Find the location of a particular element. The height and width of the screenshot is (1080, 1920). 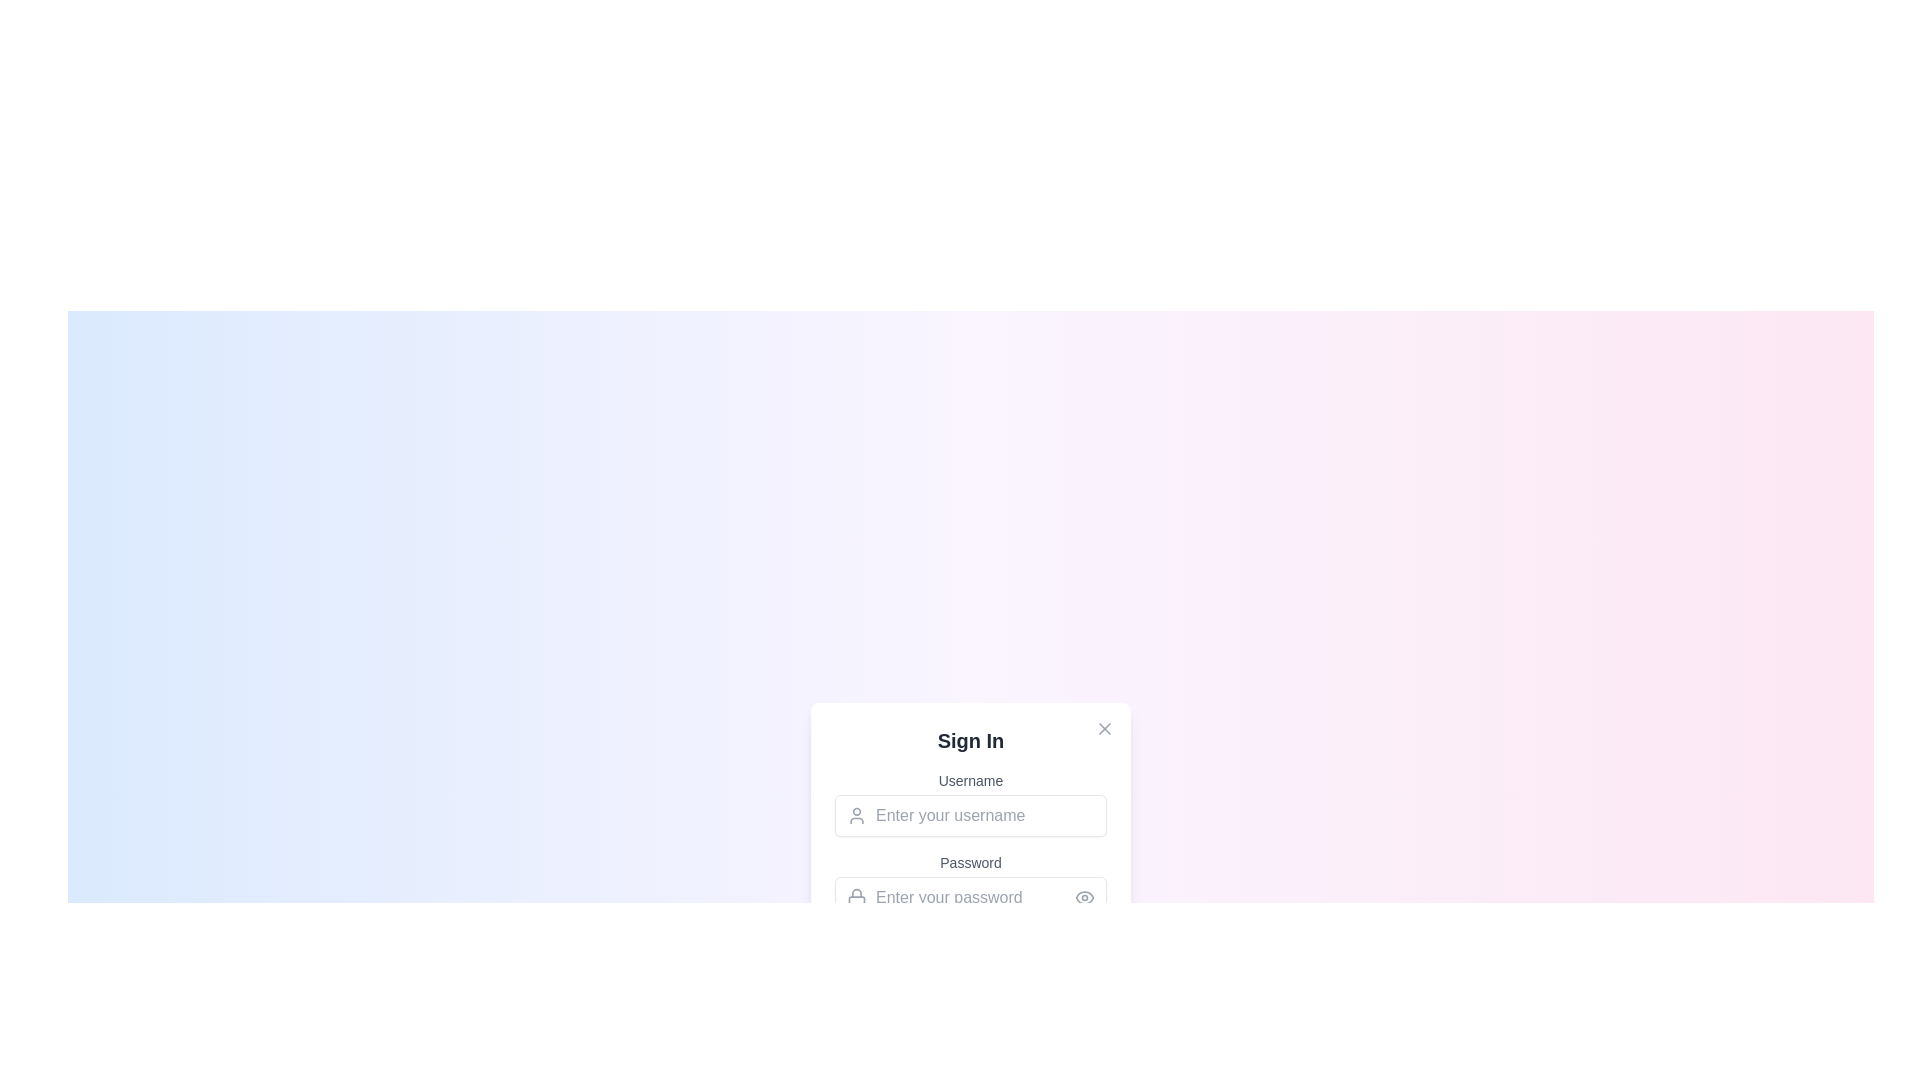

the 'Password' label, which is a small gray text label positioned centrally in the authentication modal above the password input field is located at coordinates (970, 862).